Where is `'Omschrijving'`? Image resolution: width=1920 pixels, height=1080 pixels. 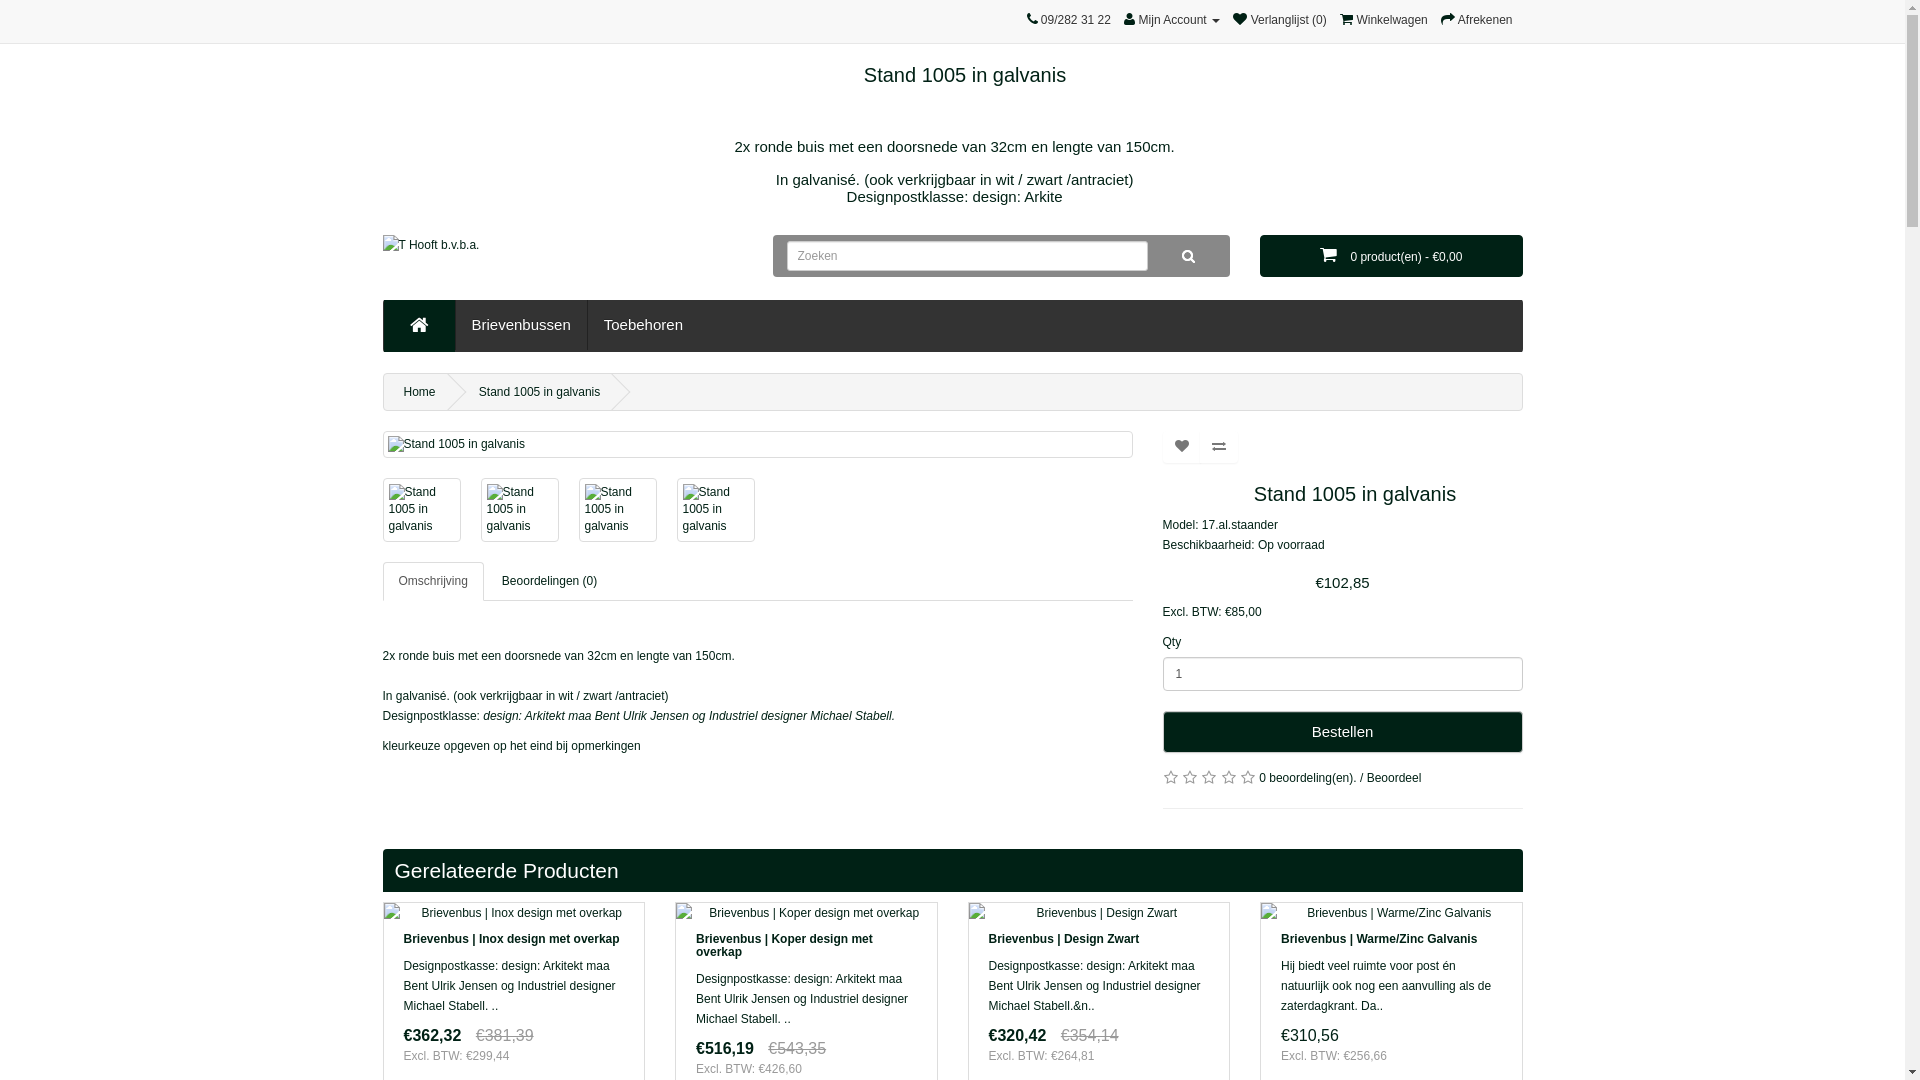 'Omschrijving' is located at coordinates (431, 581).